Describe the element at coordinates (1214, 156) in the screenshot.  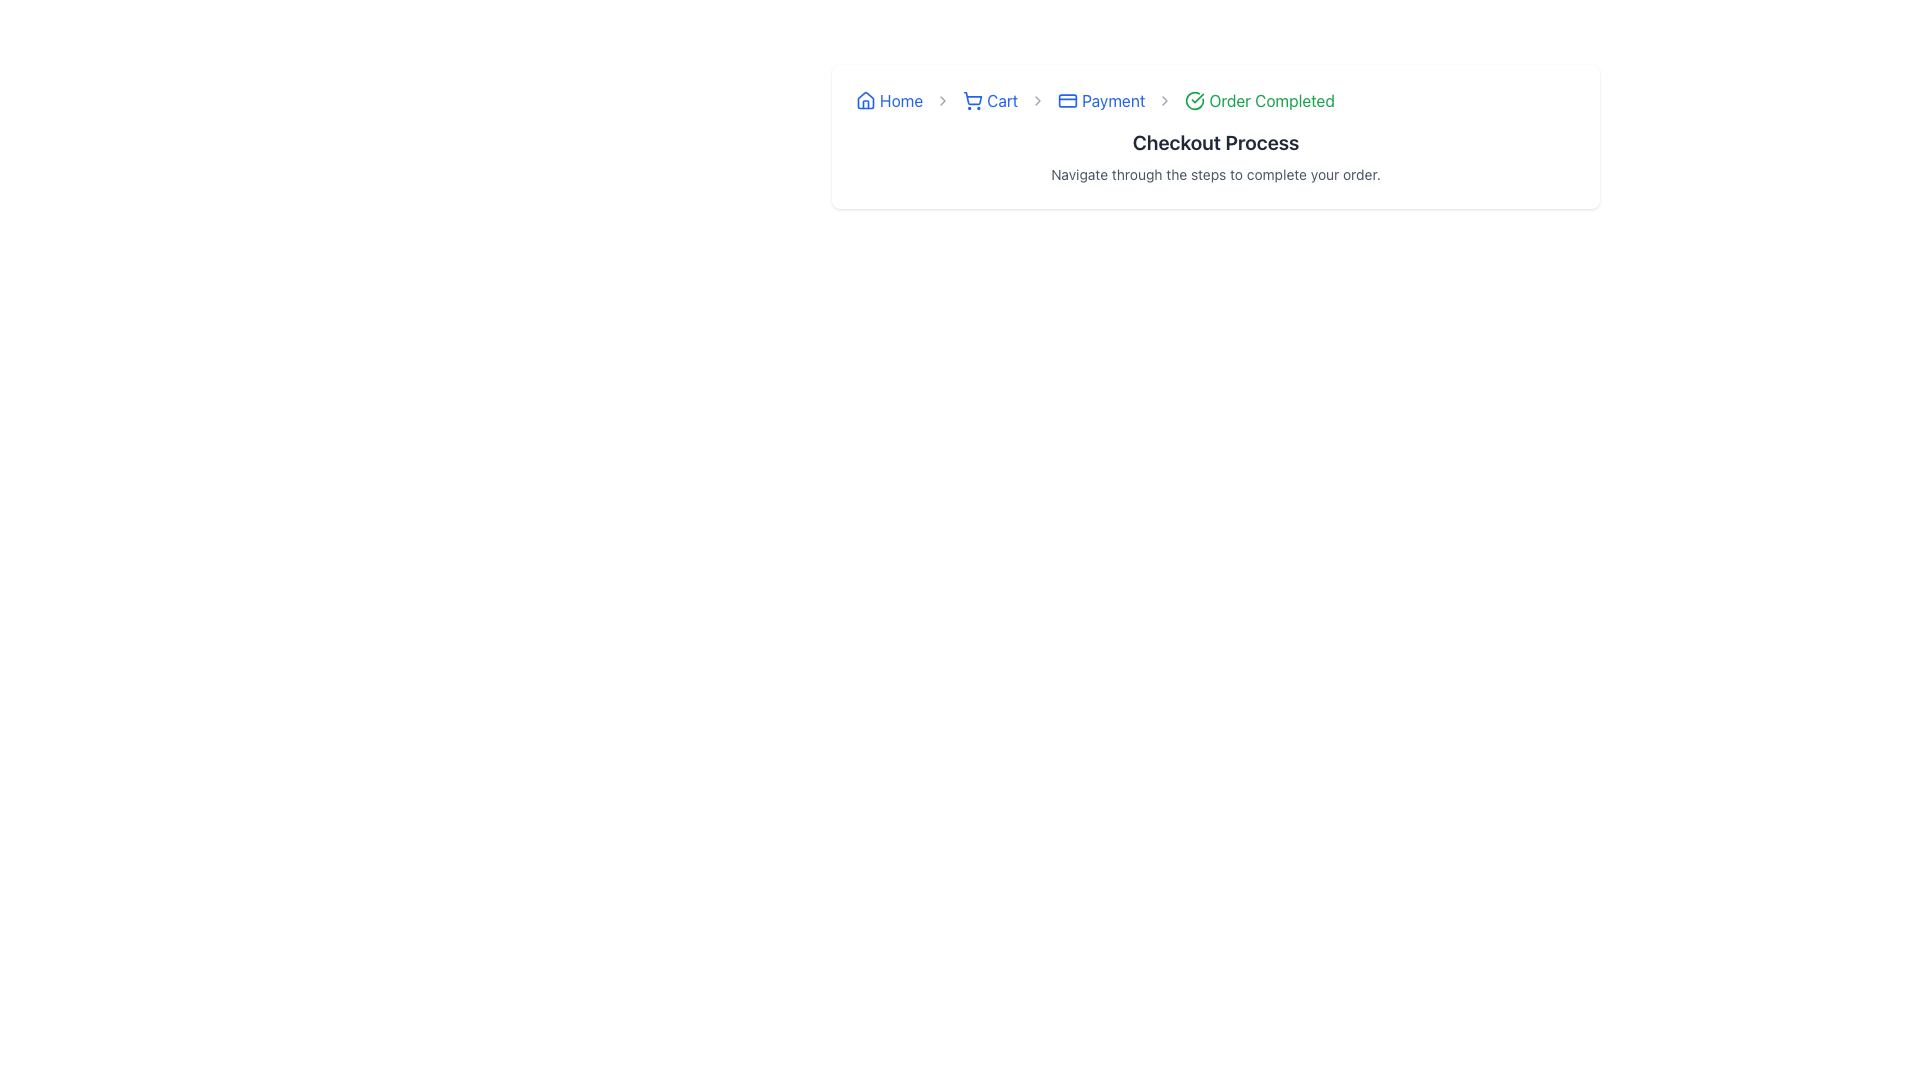
I see `the Informational Typography Block labeled 'Checkout Process' which includes the description 'Navigate through the steps to complete your order.'` at that location.